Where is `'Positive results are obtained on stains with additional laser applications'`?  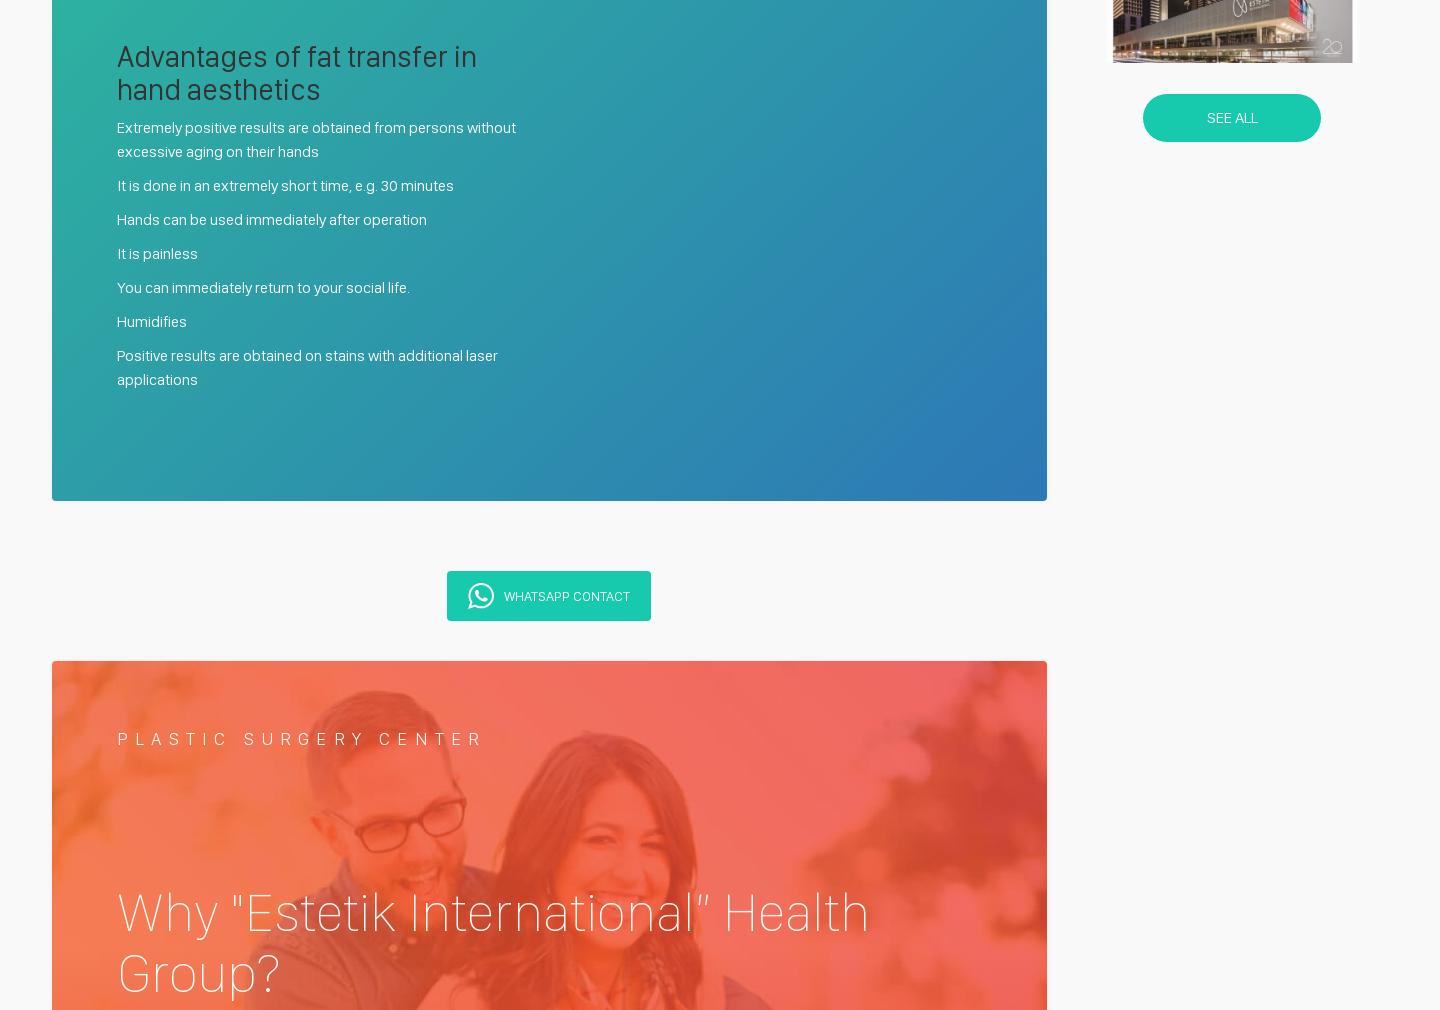 'Positive results are obtained on stains with additional laser applications' is located at coordinates (117, 367).